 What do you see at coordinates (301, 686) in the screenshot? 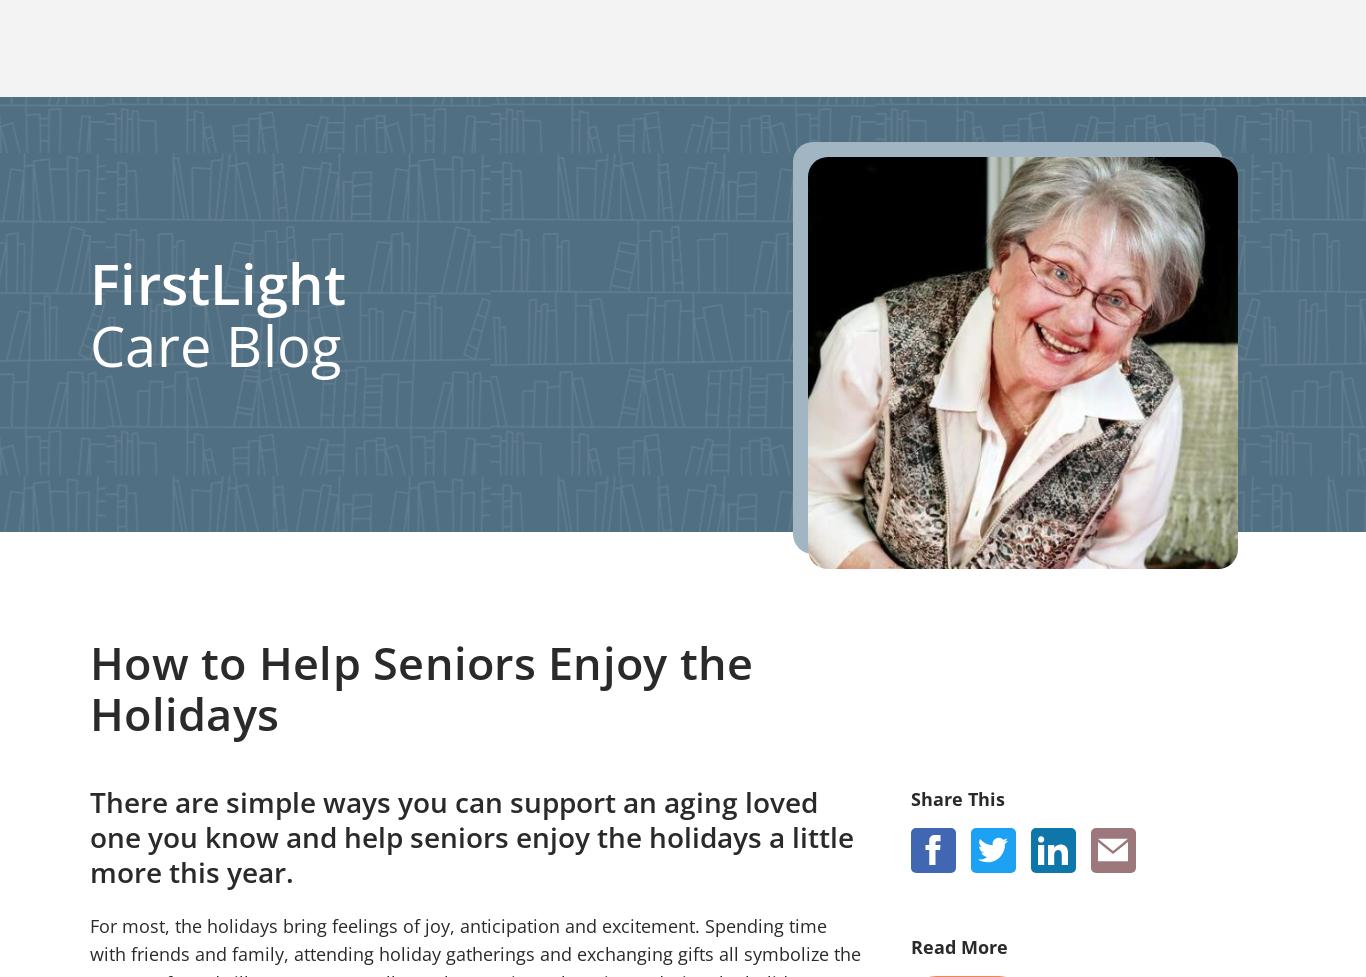
I see `'Request Home Care'` at bounding box center [301, 686].